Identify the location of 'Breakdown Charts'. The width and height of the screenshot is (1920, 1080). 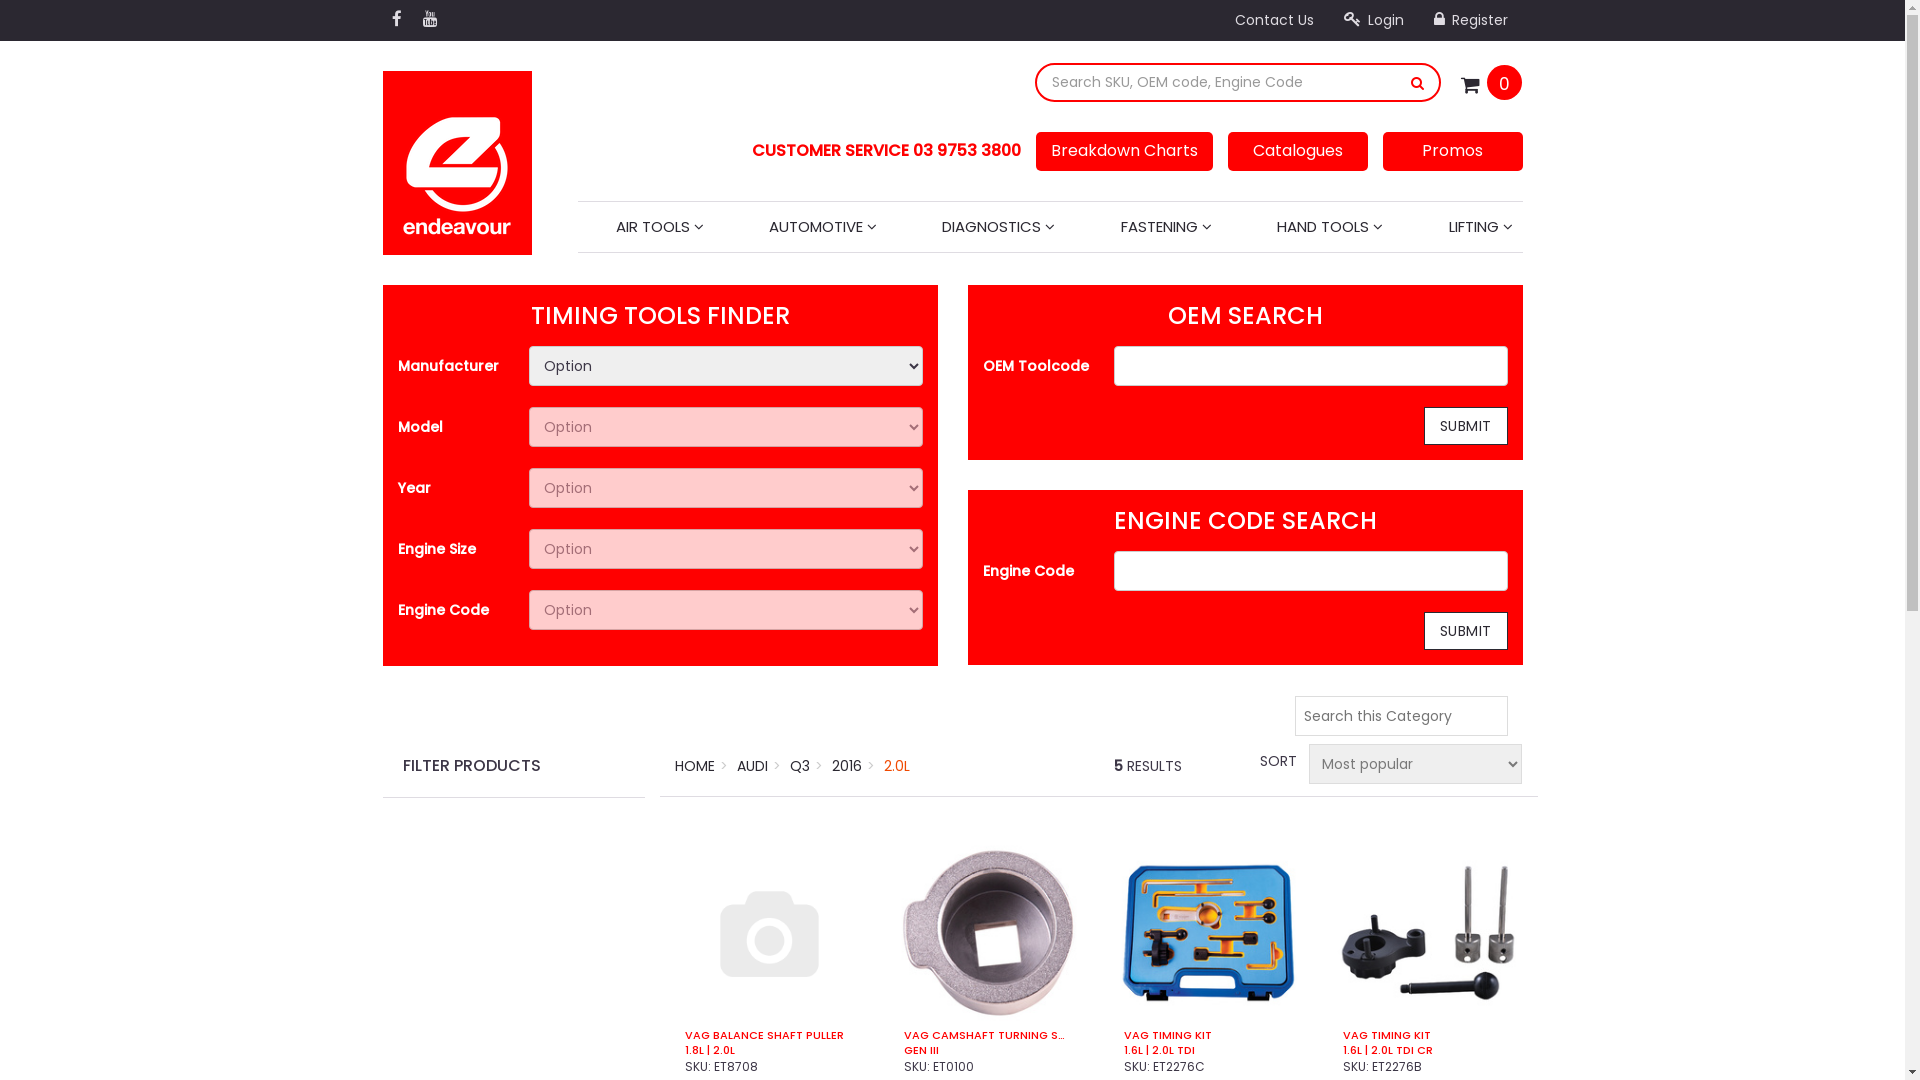
(1124, 150).